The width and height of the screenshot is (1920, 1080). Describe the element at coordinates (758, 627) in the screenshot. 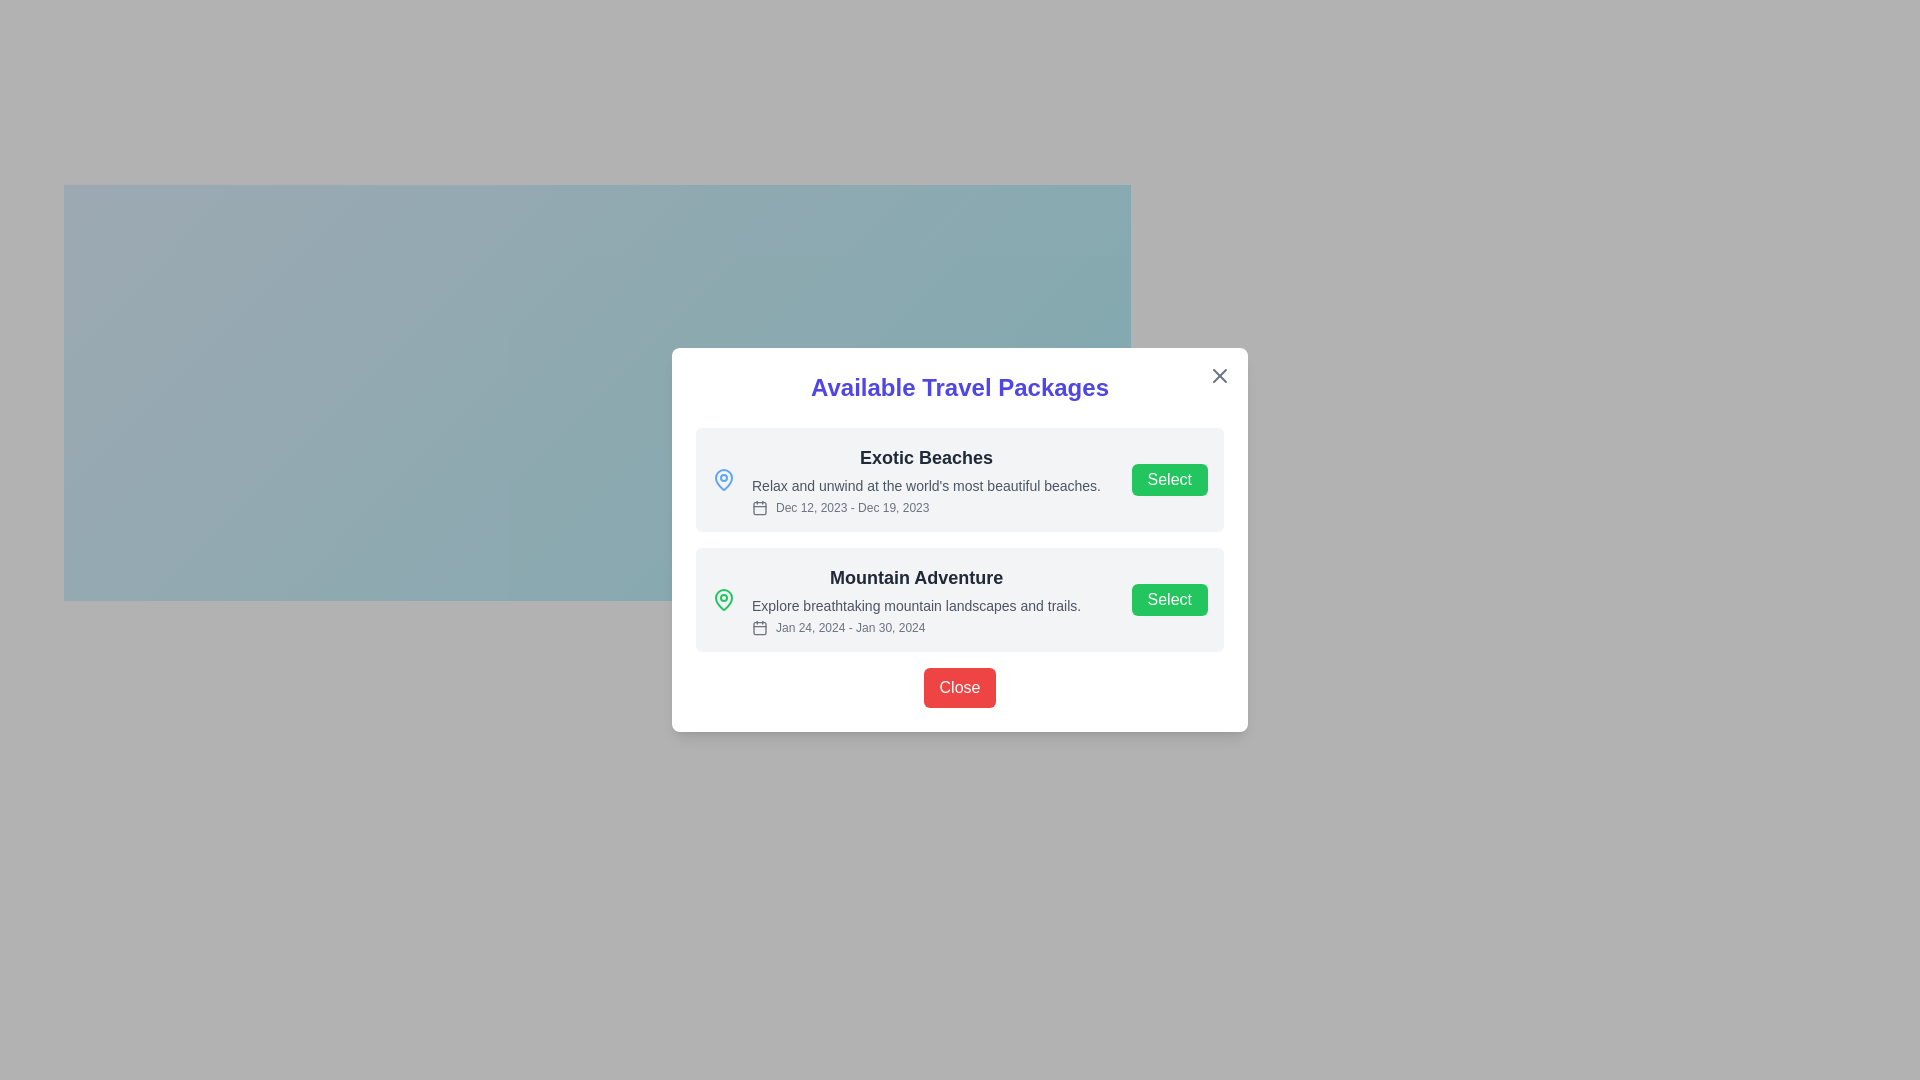

I see `the calendar icon located to the left of the date text 'Jan 24, 2024 - Jan 30, 2024' in the 'Mountain Adventure' section` at that location.